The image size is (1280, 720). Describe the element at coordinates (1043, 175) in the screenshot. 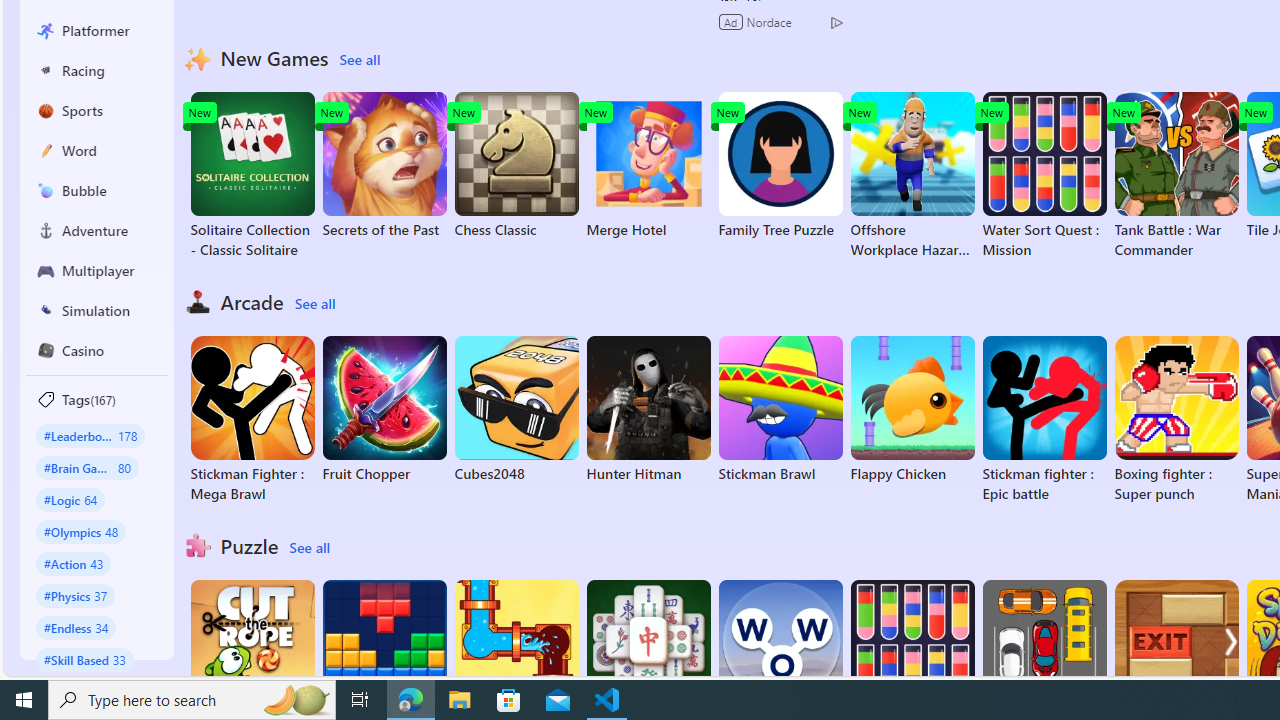

I see `'Water Sort Quest : Mission'` at that location.